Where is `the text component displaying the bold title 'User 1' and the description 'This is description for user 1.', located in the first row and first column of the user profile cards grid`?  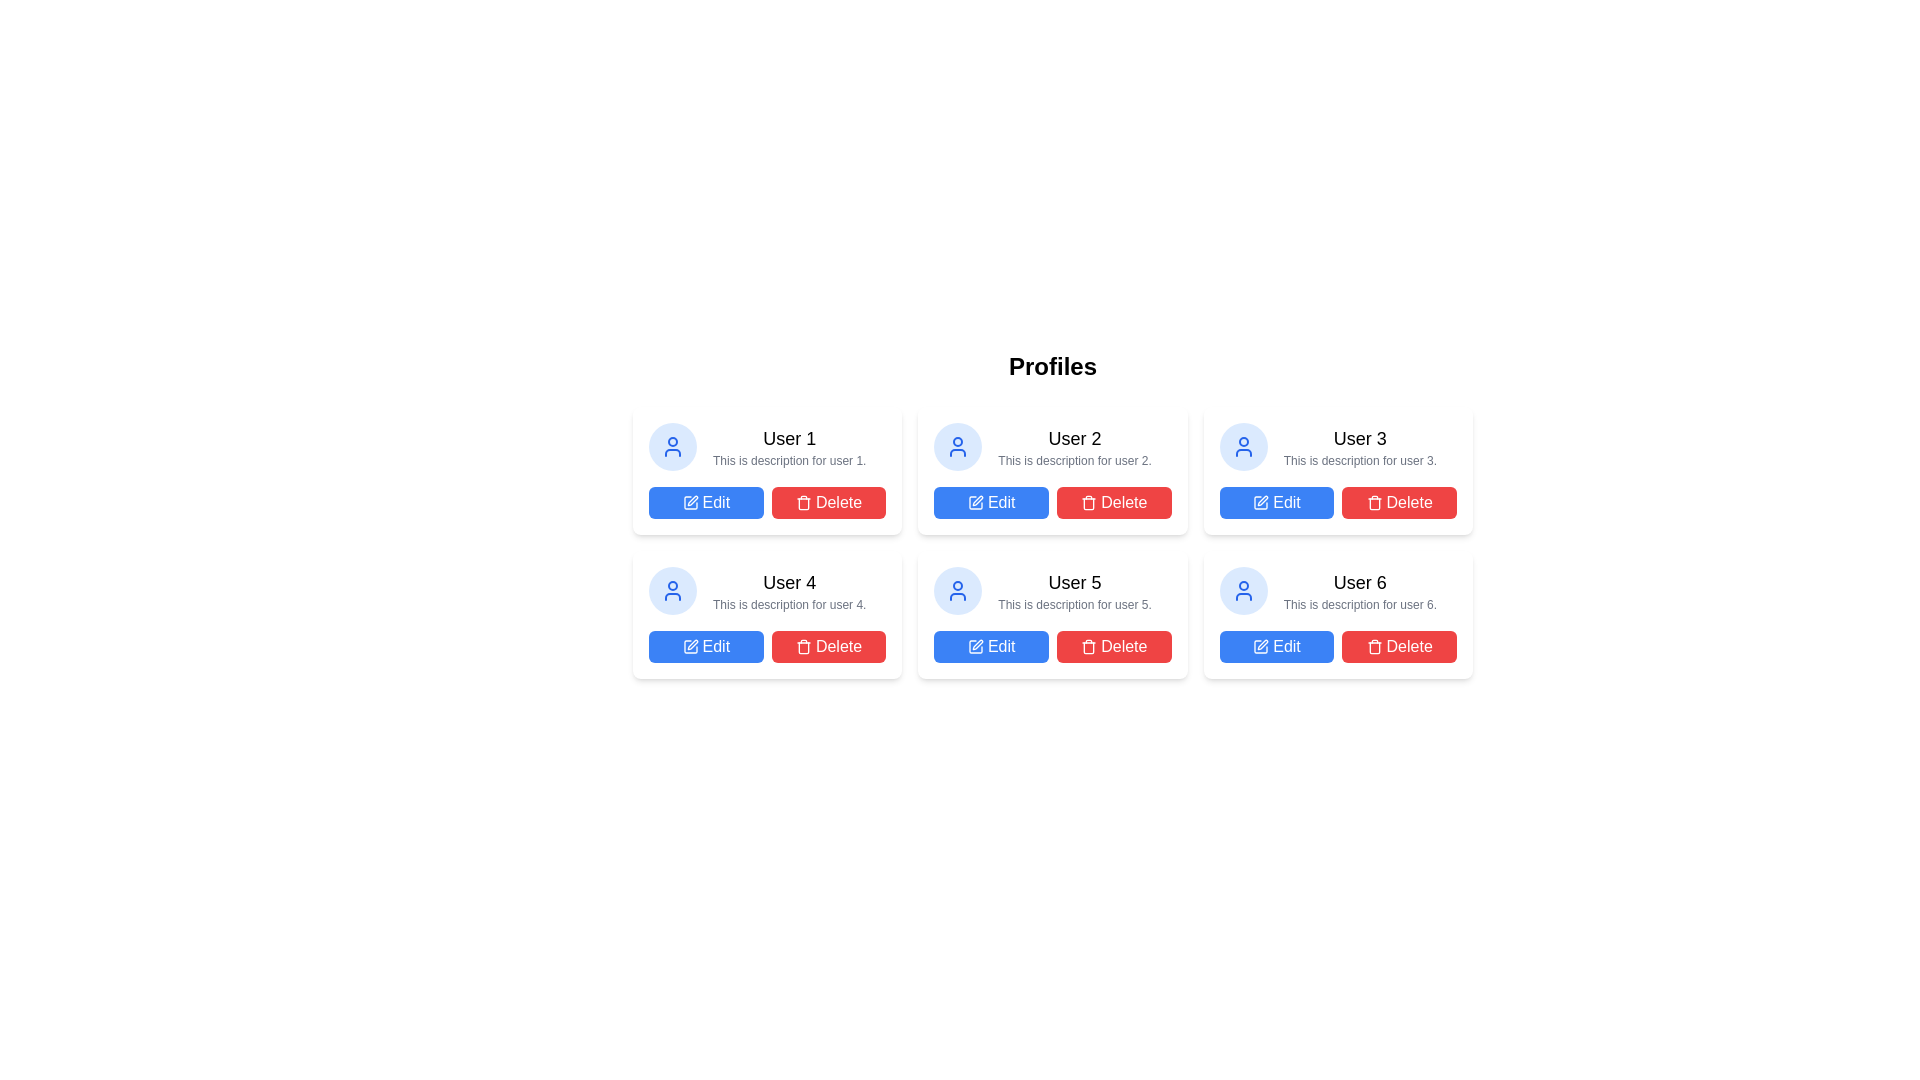
the text component displaying the bold title 'User 1' and the description 'This is description for user 1.', located in the first row and first column of the user profile cards grid is located at coordinates (766, 446).